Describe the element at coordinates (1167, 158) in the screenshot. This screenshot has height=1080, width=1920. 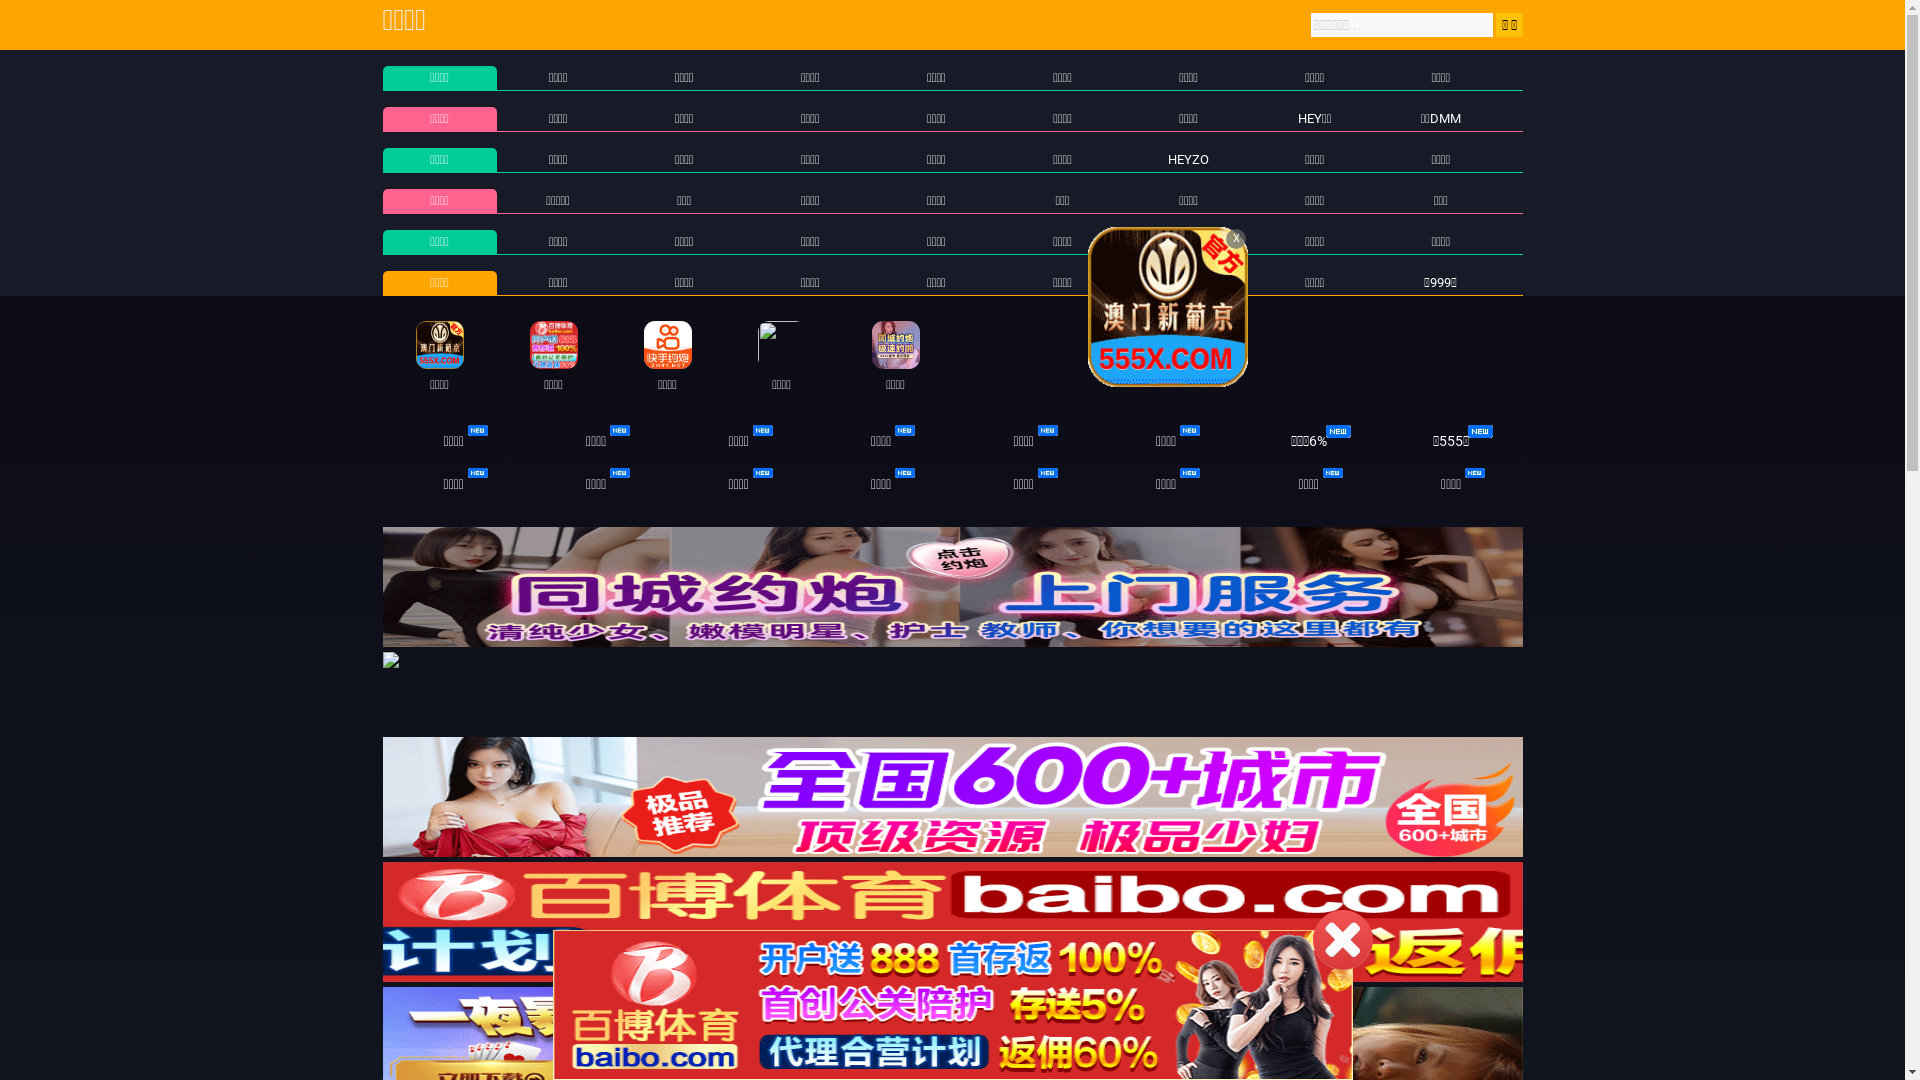
I see `'HEYZO'` at that location.